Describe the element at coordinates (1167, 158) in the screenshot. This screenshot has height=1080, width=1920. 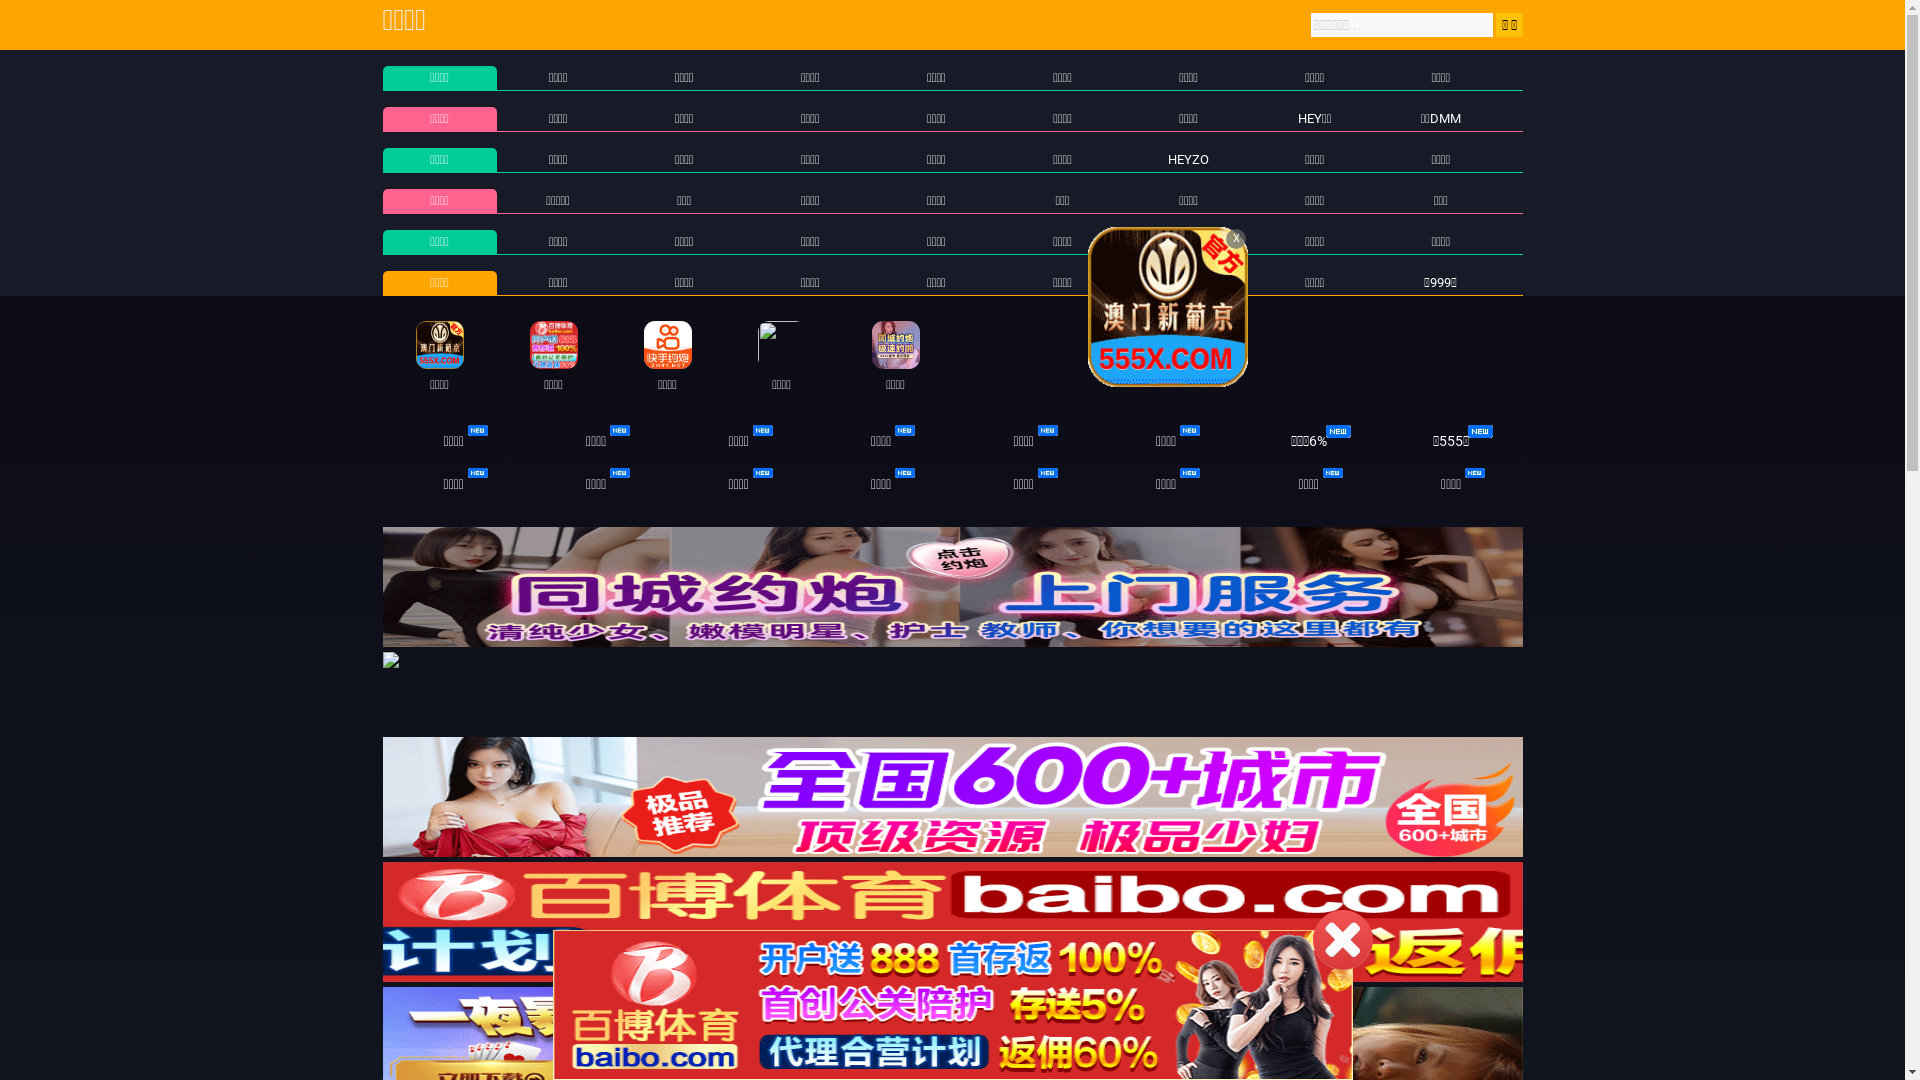
I see `'HEYZO'` at that location.